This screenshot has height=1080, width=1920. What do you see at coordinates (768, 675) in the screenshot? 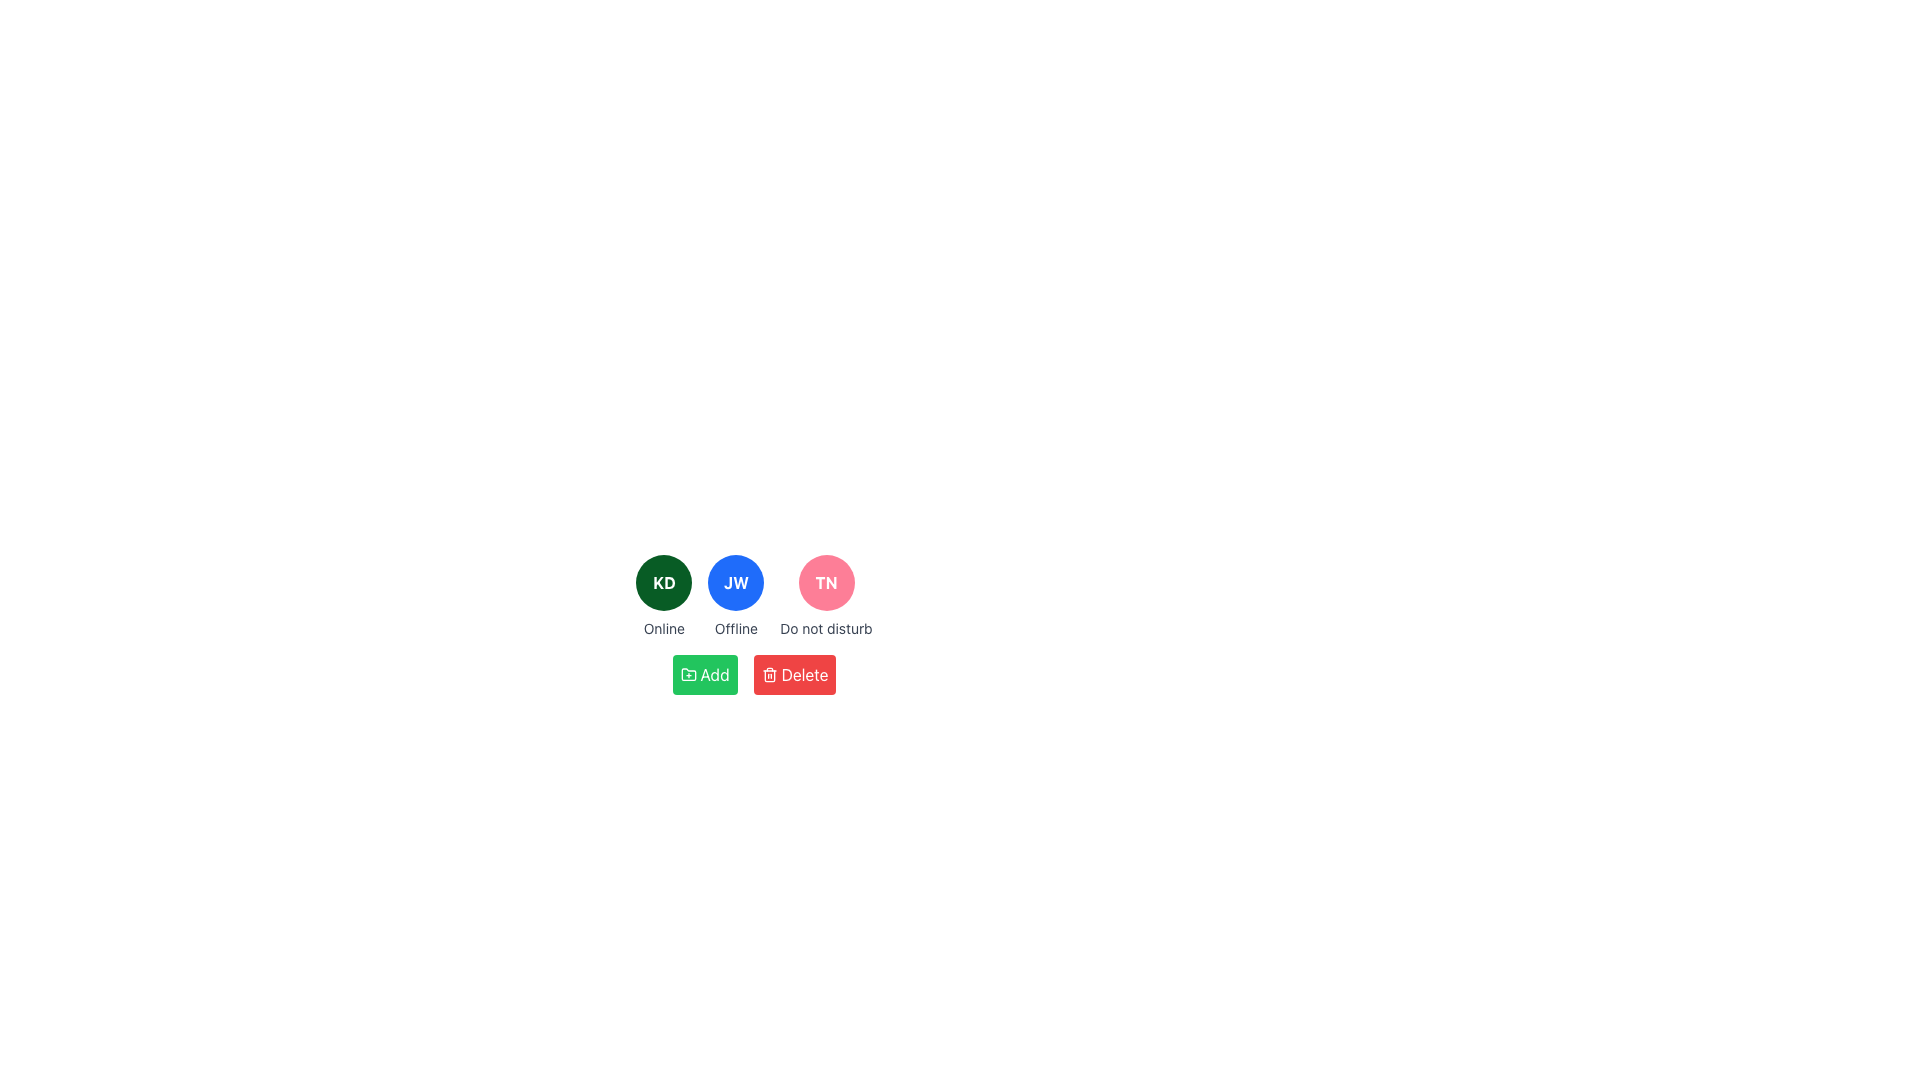
I see `the trash bin icon, which is the rightmost icon in the row of buttons beneath the user circles ('KD', 'JW', 'TN'), to initiate a delete action` at bounding box center [768, 675].